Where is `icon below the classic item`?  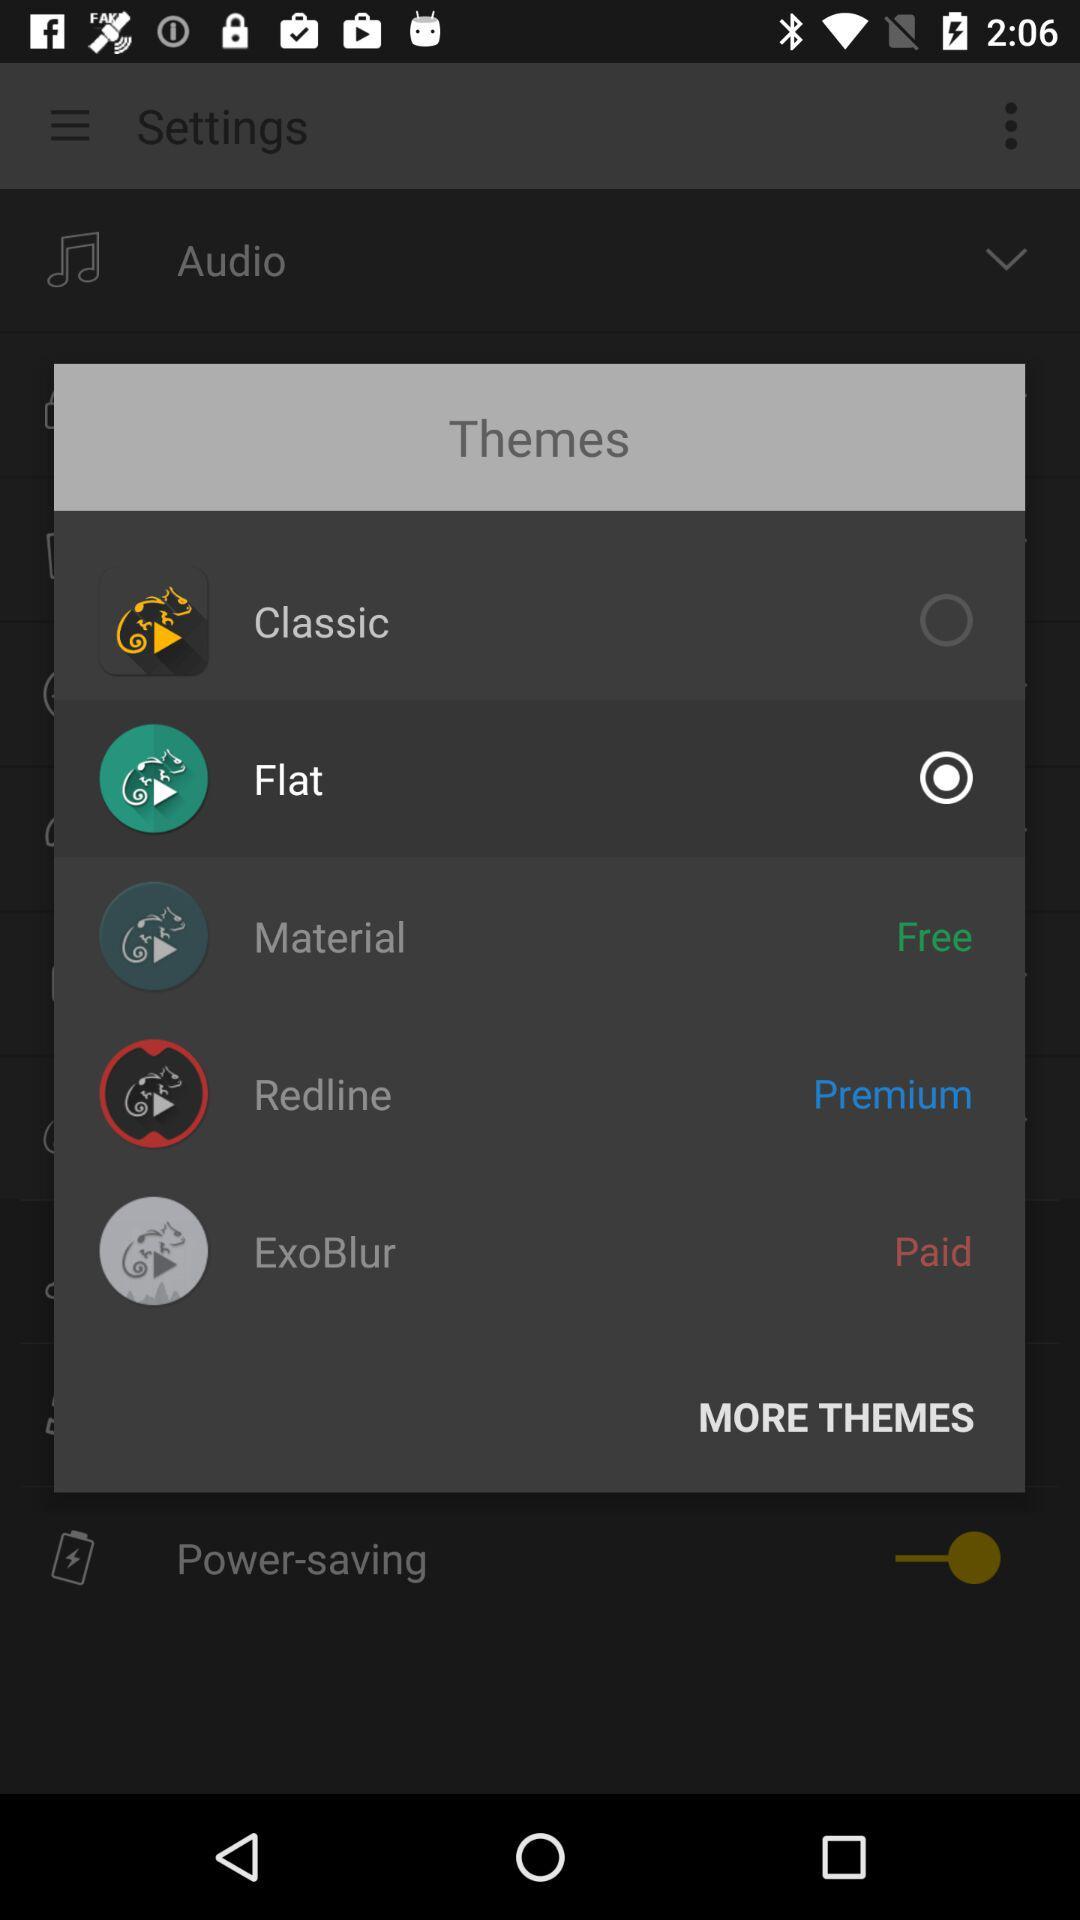
icon below the classic item is located at coordinates (288, 777).